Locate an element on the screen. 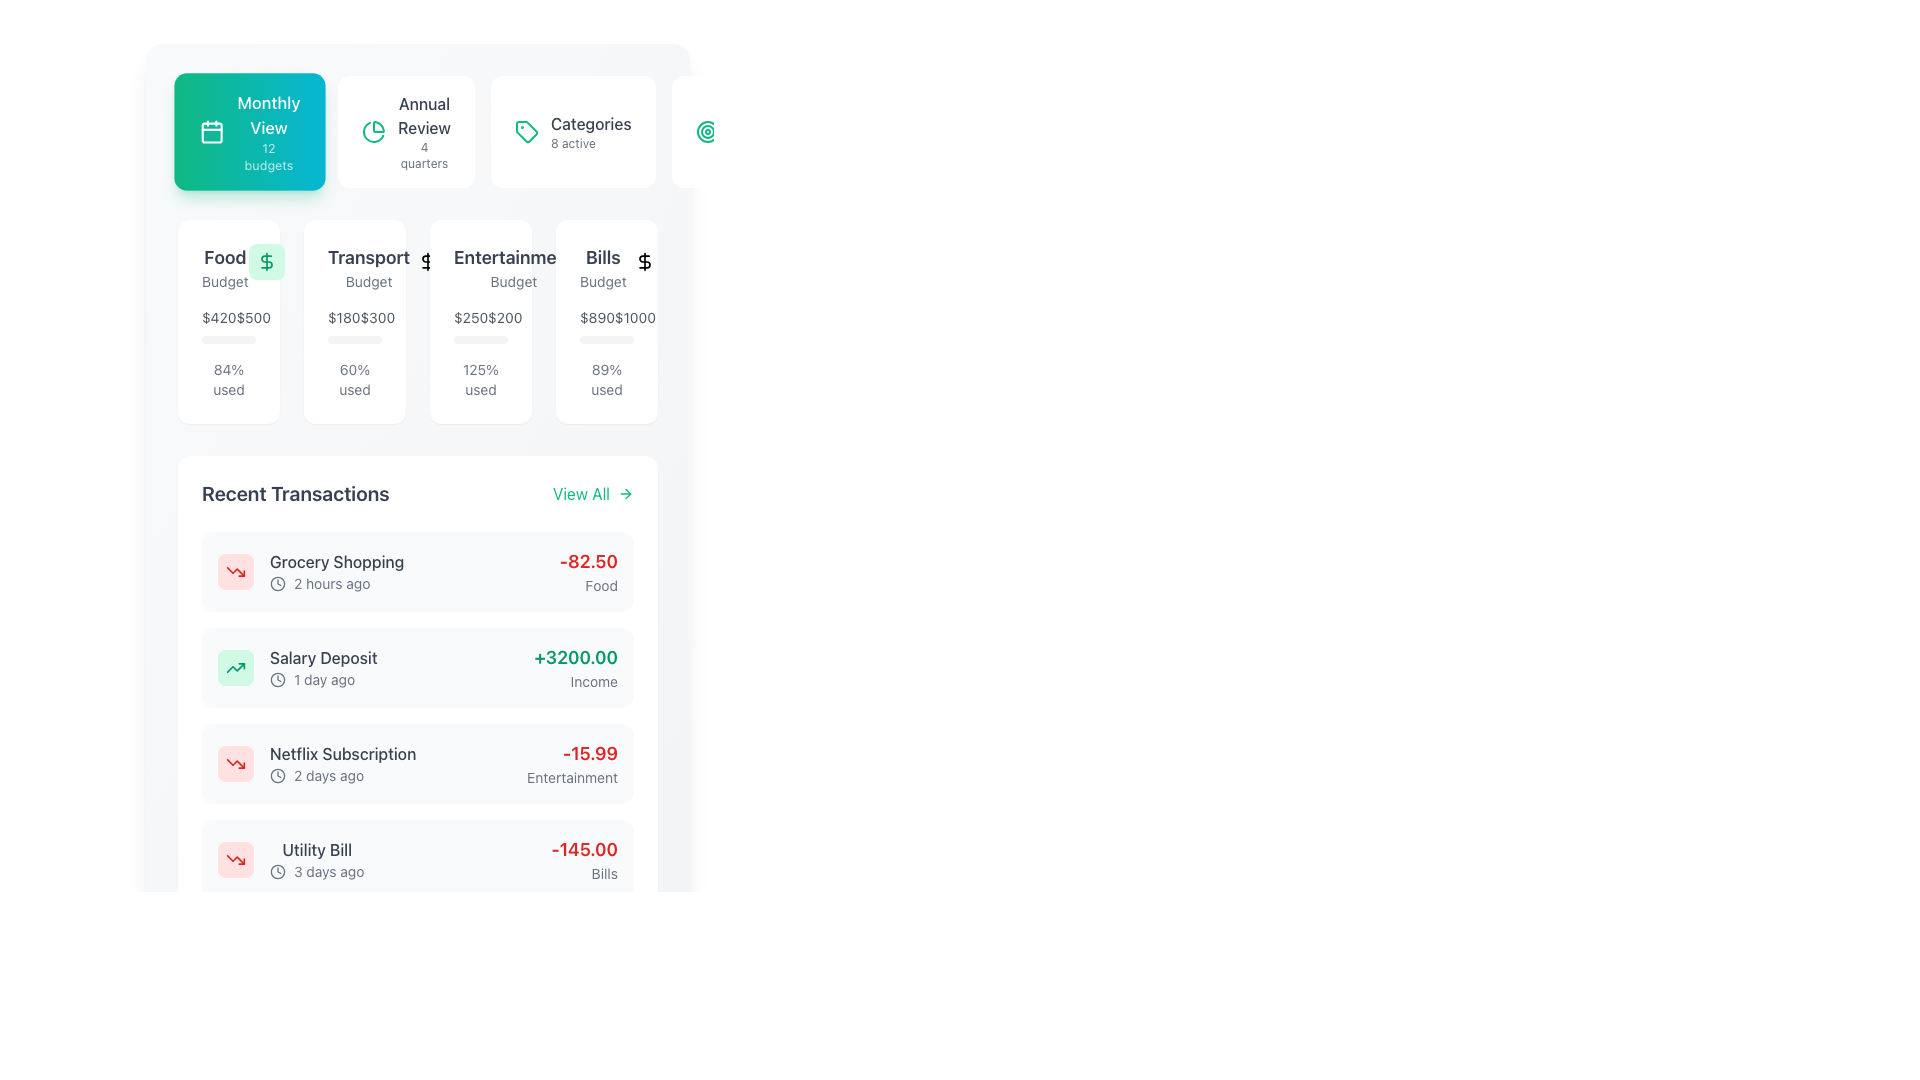 This screenshot has height=1080, width=1920. the compact, slender clock icon located to the left of the '1 day ago' text in the 'Recent Transactions' section, specifically associated with the 'Salary Deposit' transaction row is located at coordinates (277, 678).